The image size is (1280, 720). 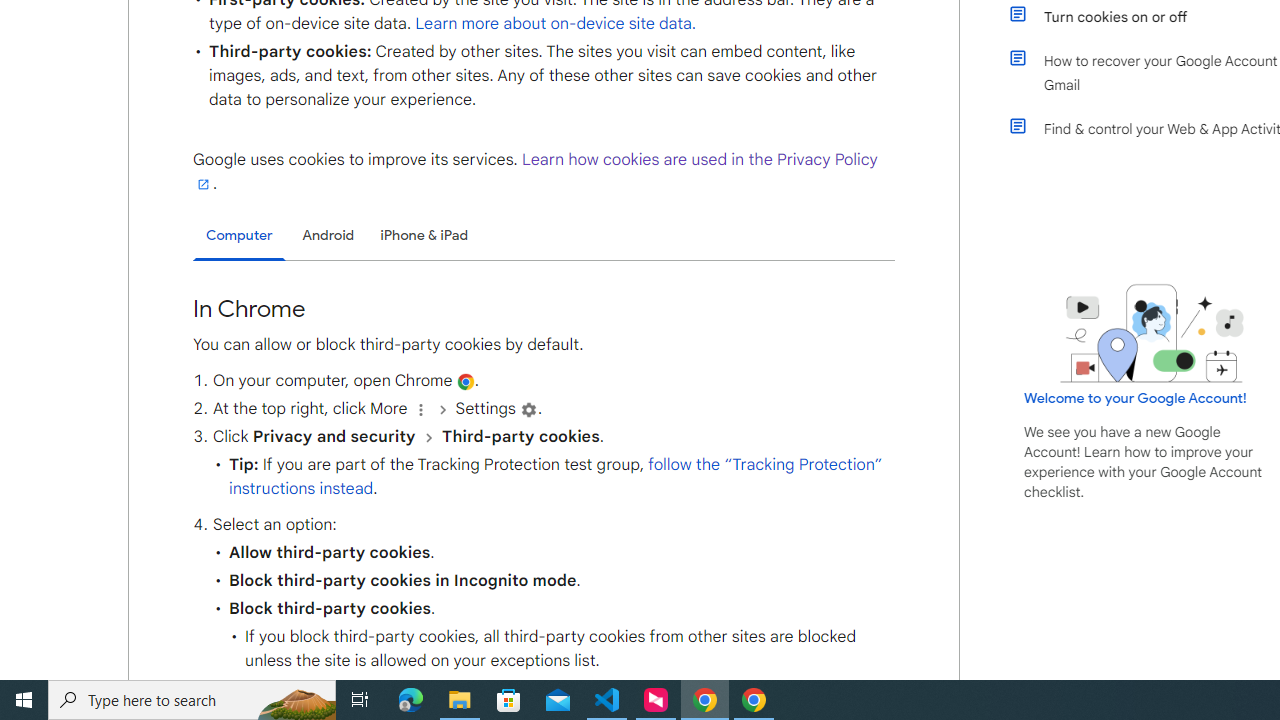 What do you see at coordinates (423, 234) in the screenshot?
I see `'iPhone & iPad'` at bounding box center [423, 234].